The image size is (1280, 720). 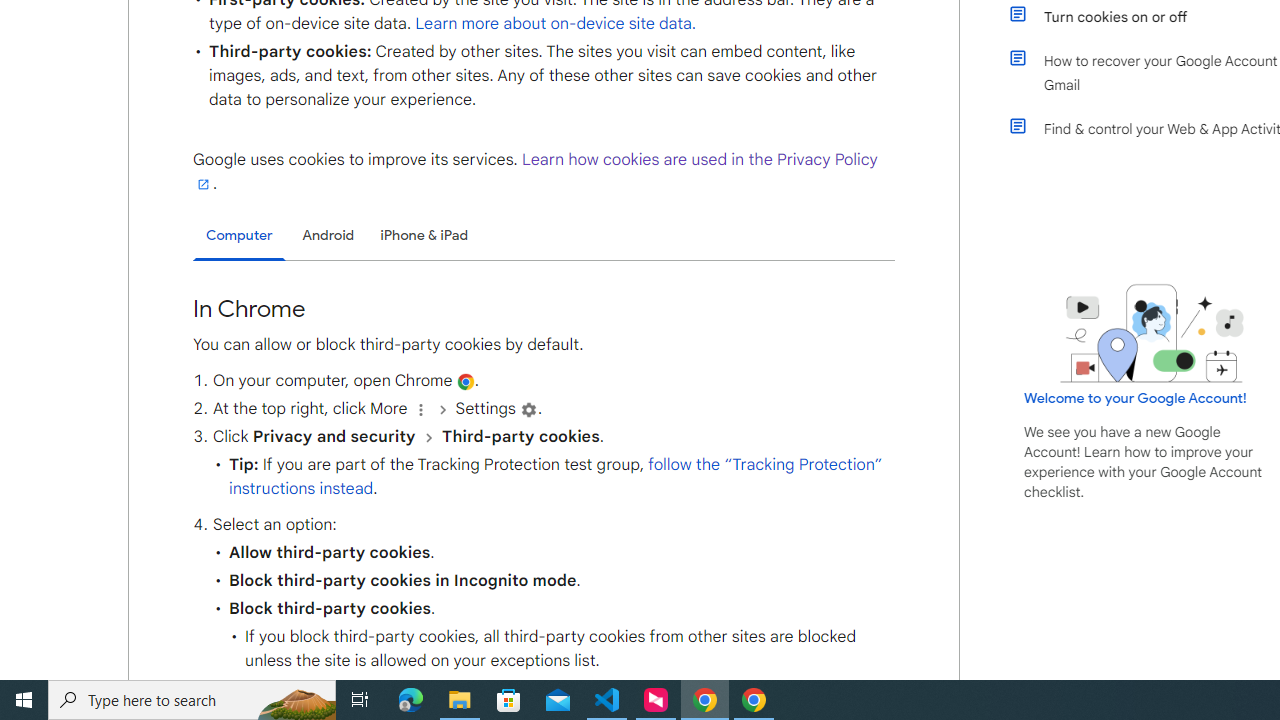 What do you see at coordinates (423, 234) in the screenshot?
I see `'iPhone & iPad'` at bounding box center [423, 234].